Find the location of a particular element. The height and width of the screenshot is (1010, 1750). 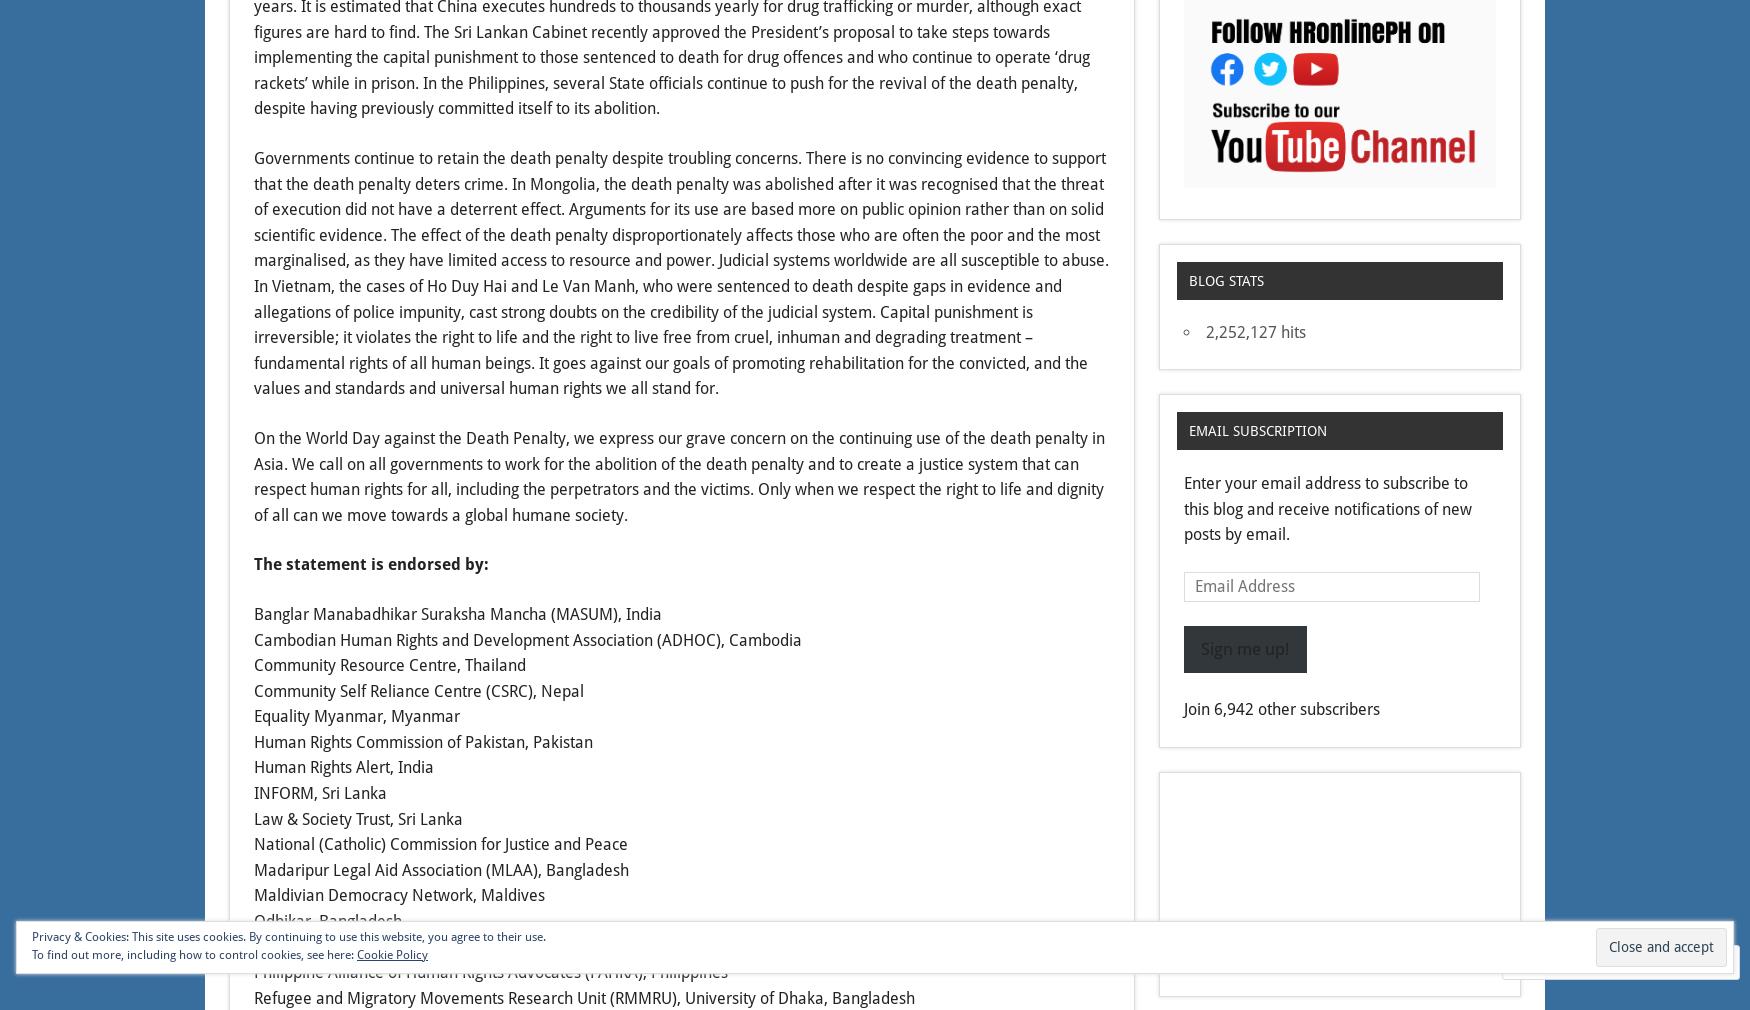

'Cookie Policy' is located at coordinates (391, 954).